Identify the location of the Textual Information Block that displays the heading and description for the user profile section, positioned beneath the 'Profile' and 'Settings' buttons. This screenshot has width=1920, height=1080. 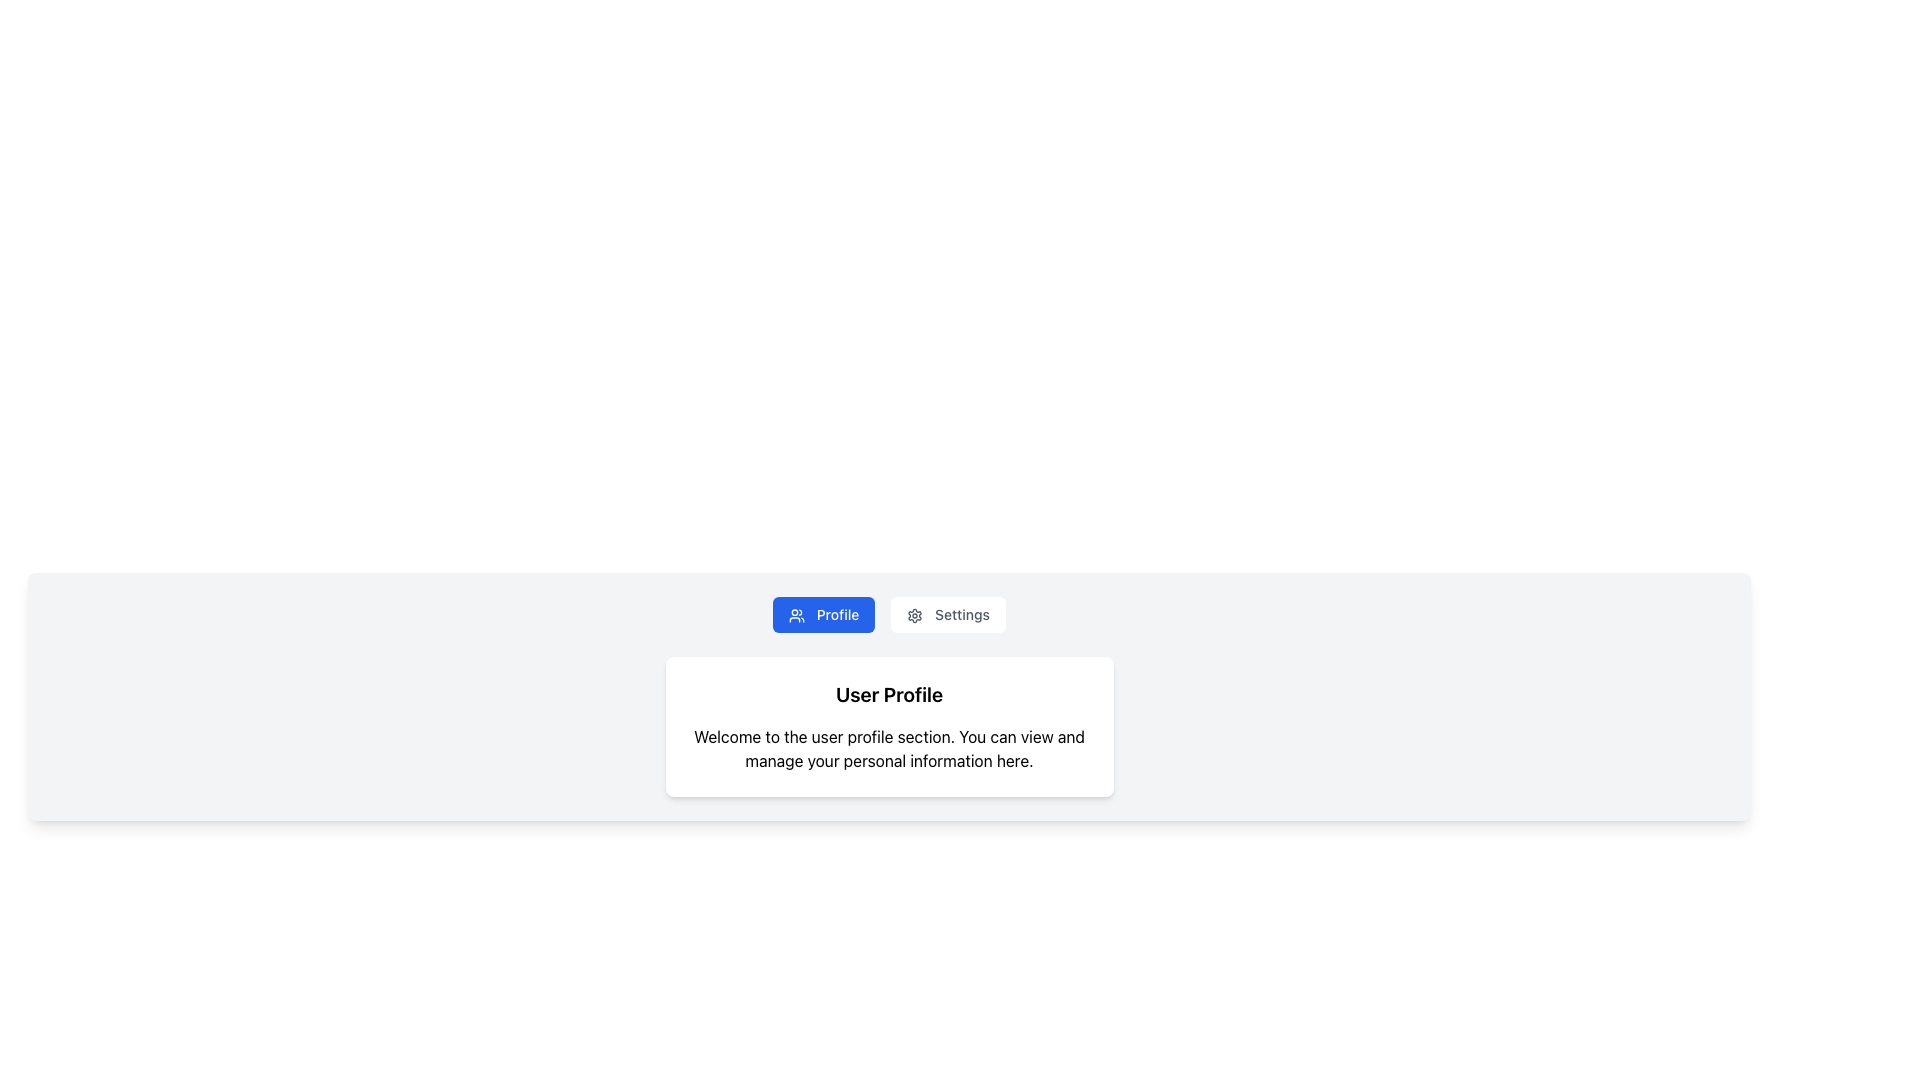
(888, 726).